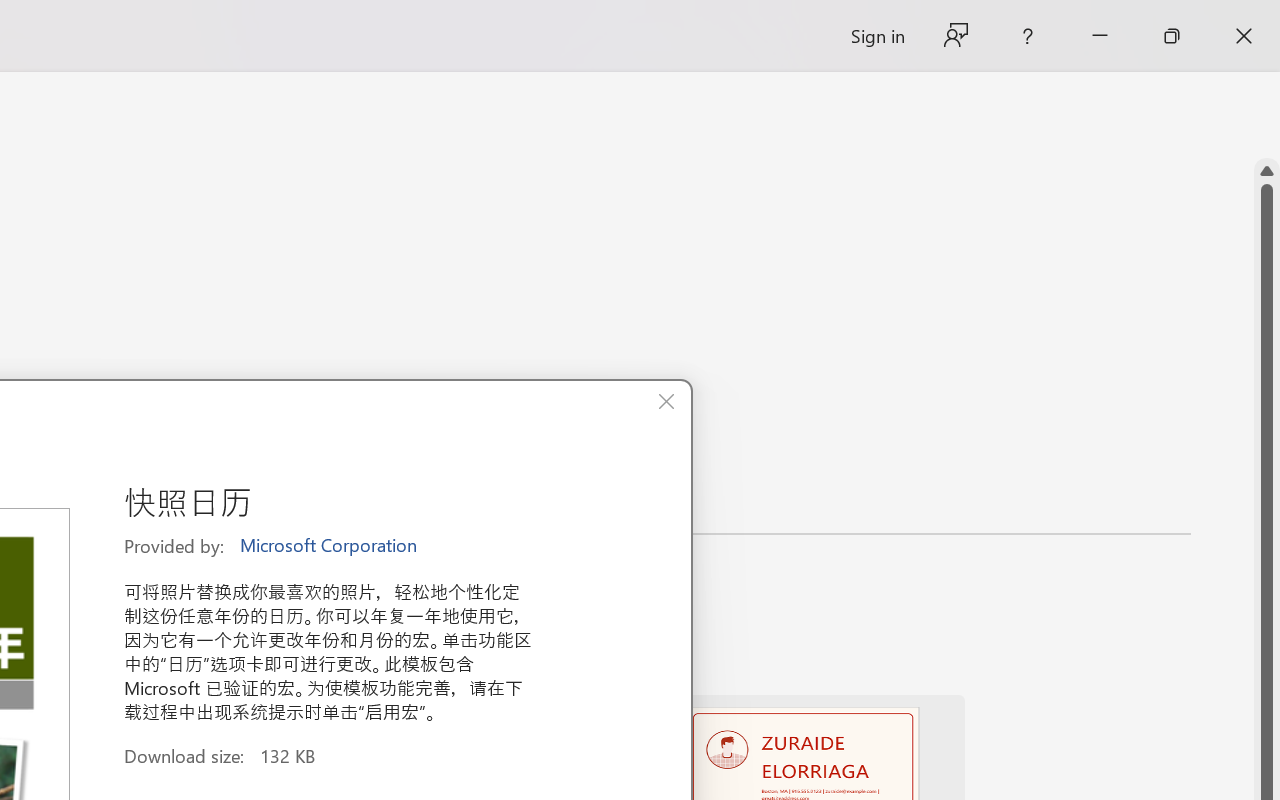 The width and height of the screenshot is (1280, 800). I want to click on 'Microsoft Corporation', so click(330, 546).